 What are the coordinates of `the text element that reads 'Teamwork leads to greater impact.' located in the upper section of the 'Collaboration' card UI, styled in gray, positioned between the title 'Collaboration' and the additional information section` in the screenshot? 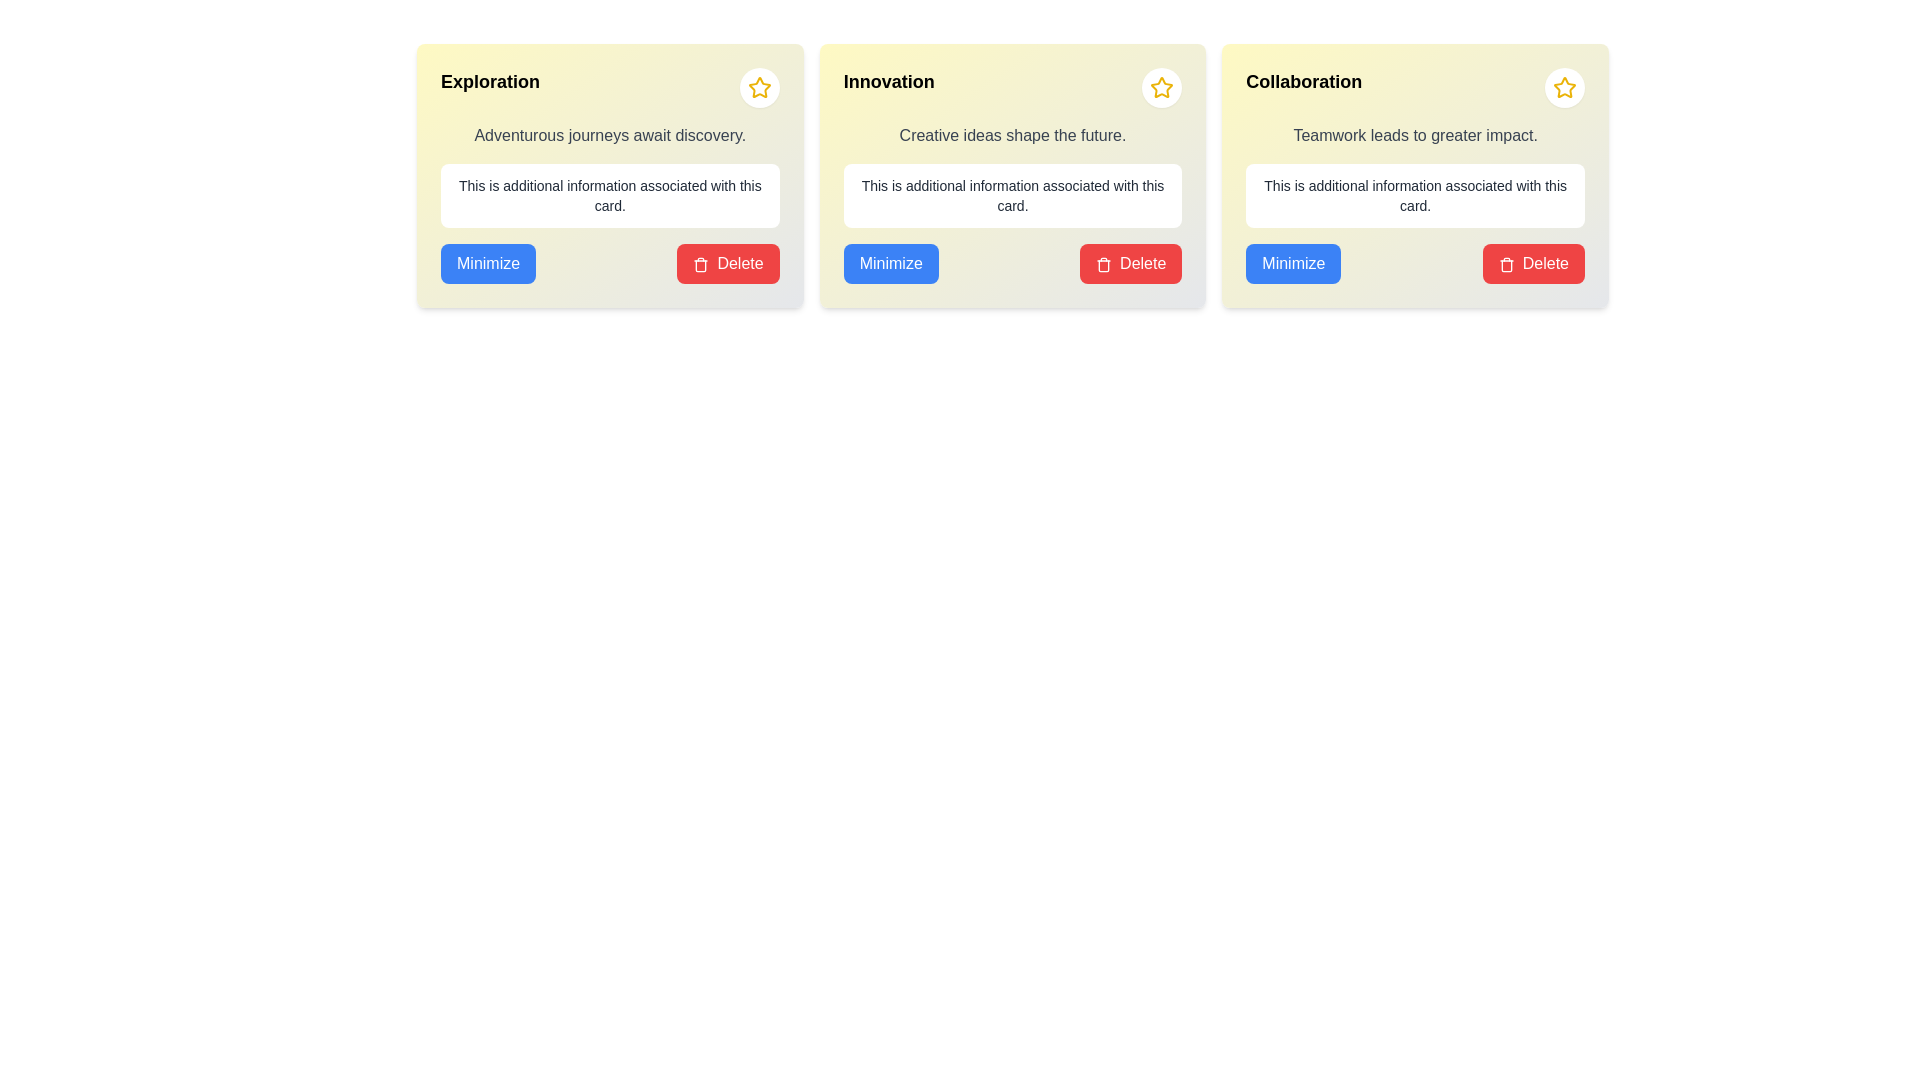 It's located at (1414, 135).